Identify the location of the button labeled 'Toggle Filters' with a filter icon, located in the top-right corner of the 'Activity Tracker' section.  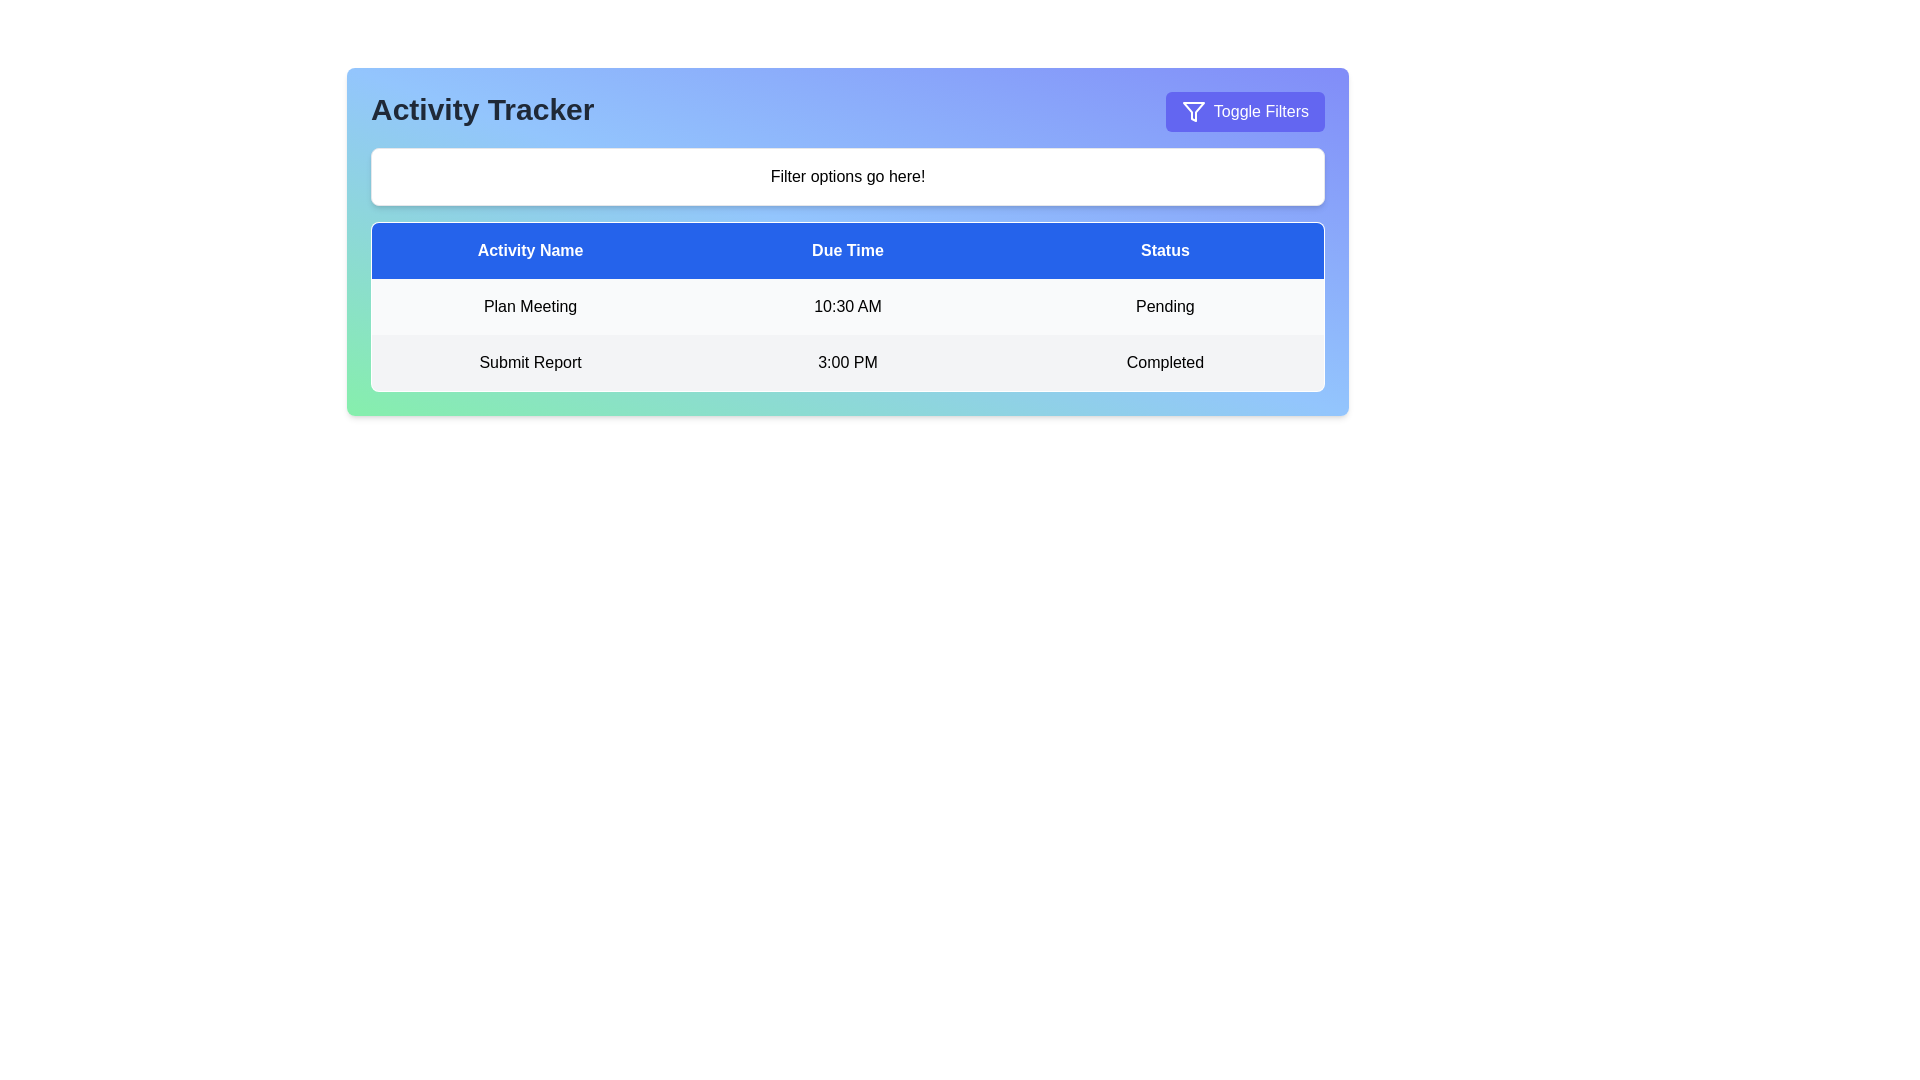
(1244, 111).